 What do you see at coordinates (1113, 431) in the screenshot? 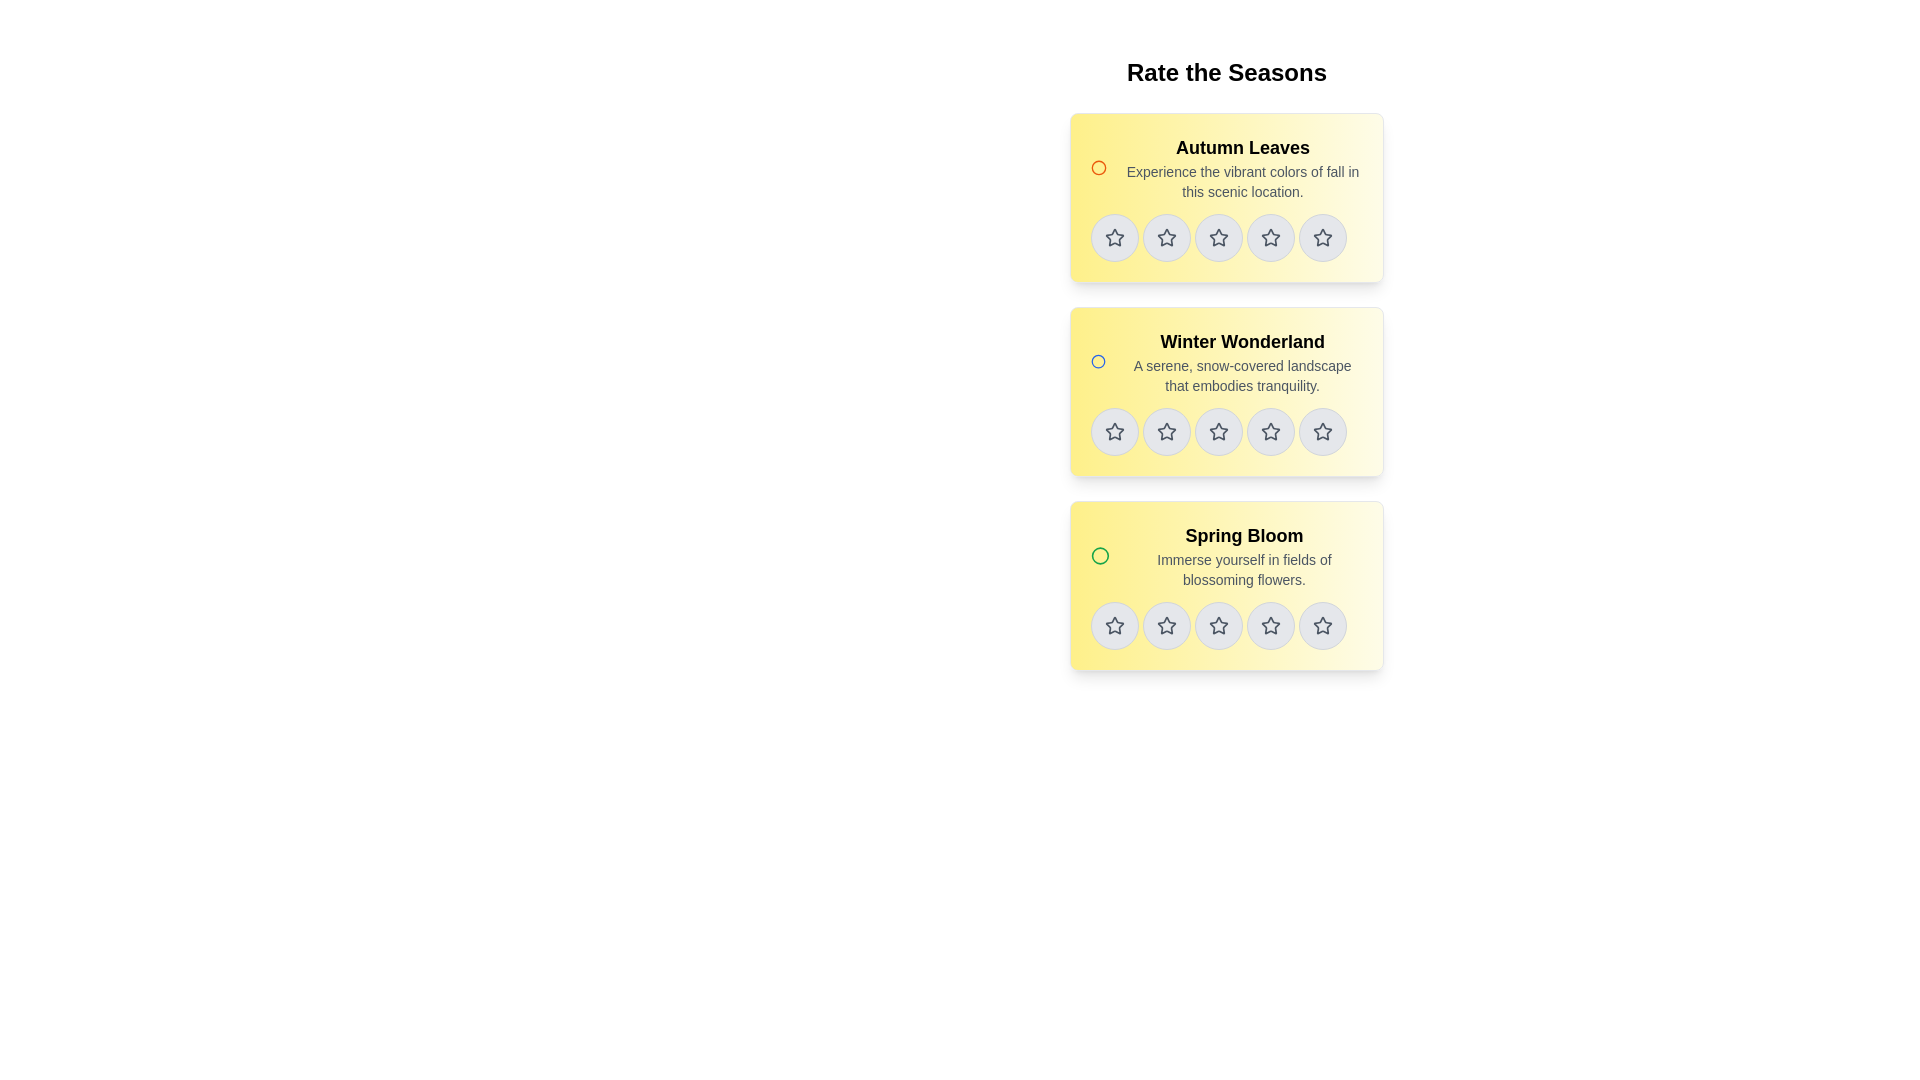
I see `the first star icon in the 'Winter Wonderland' rating section to rate the corresponding option` at bounding box center [1113, 431].